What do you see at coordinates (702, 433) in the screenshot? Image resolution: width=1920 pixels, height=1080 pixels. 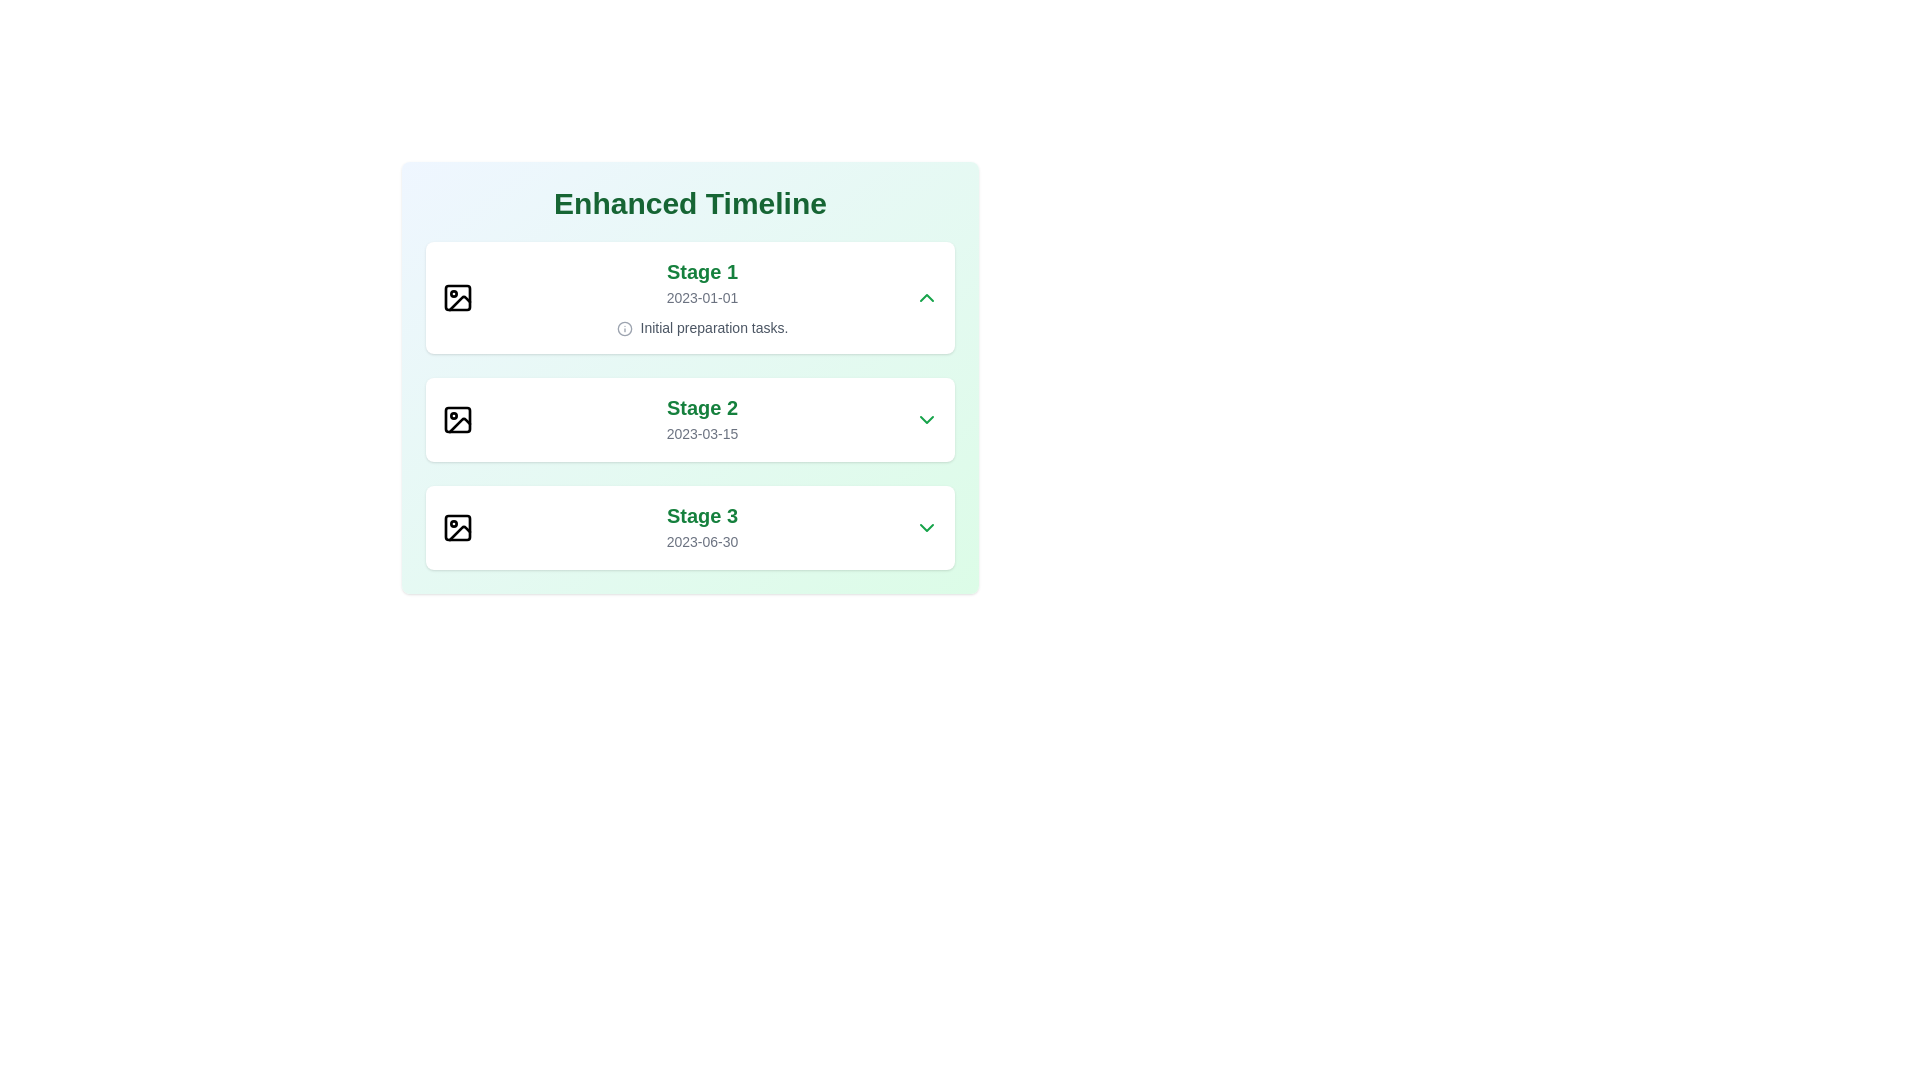 I see `the text displaying the date '2023-03-15' which is located below the title 'Stage 2' in the timeline` at bounding box center [702, 433].